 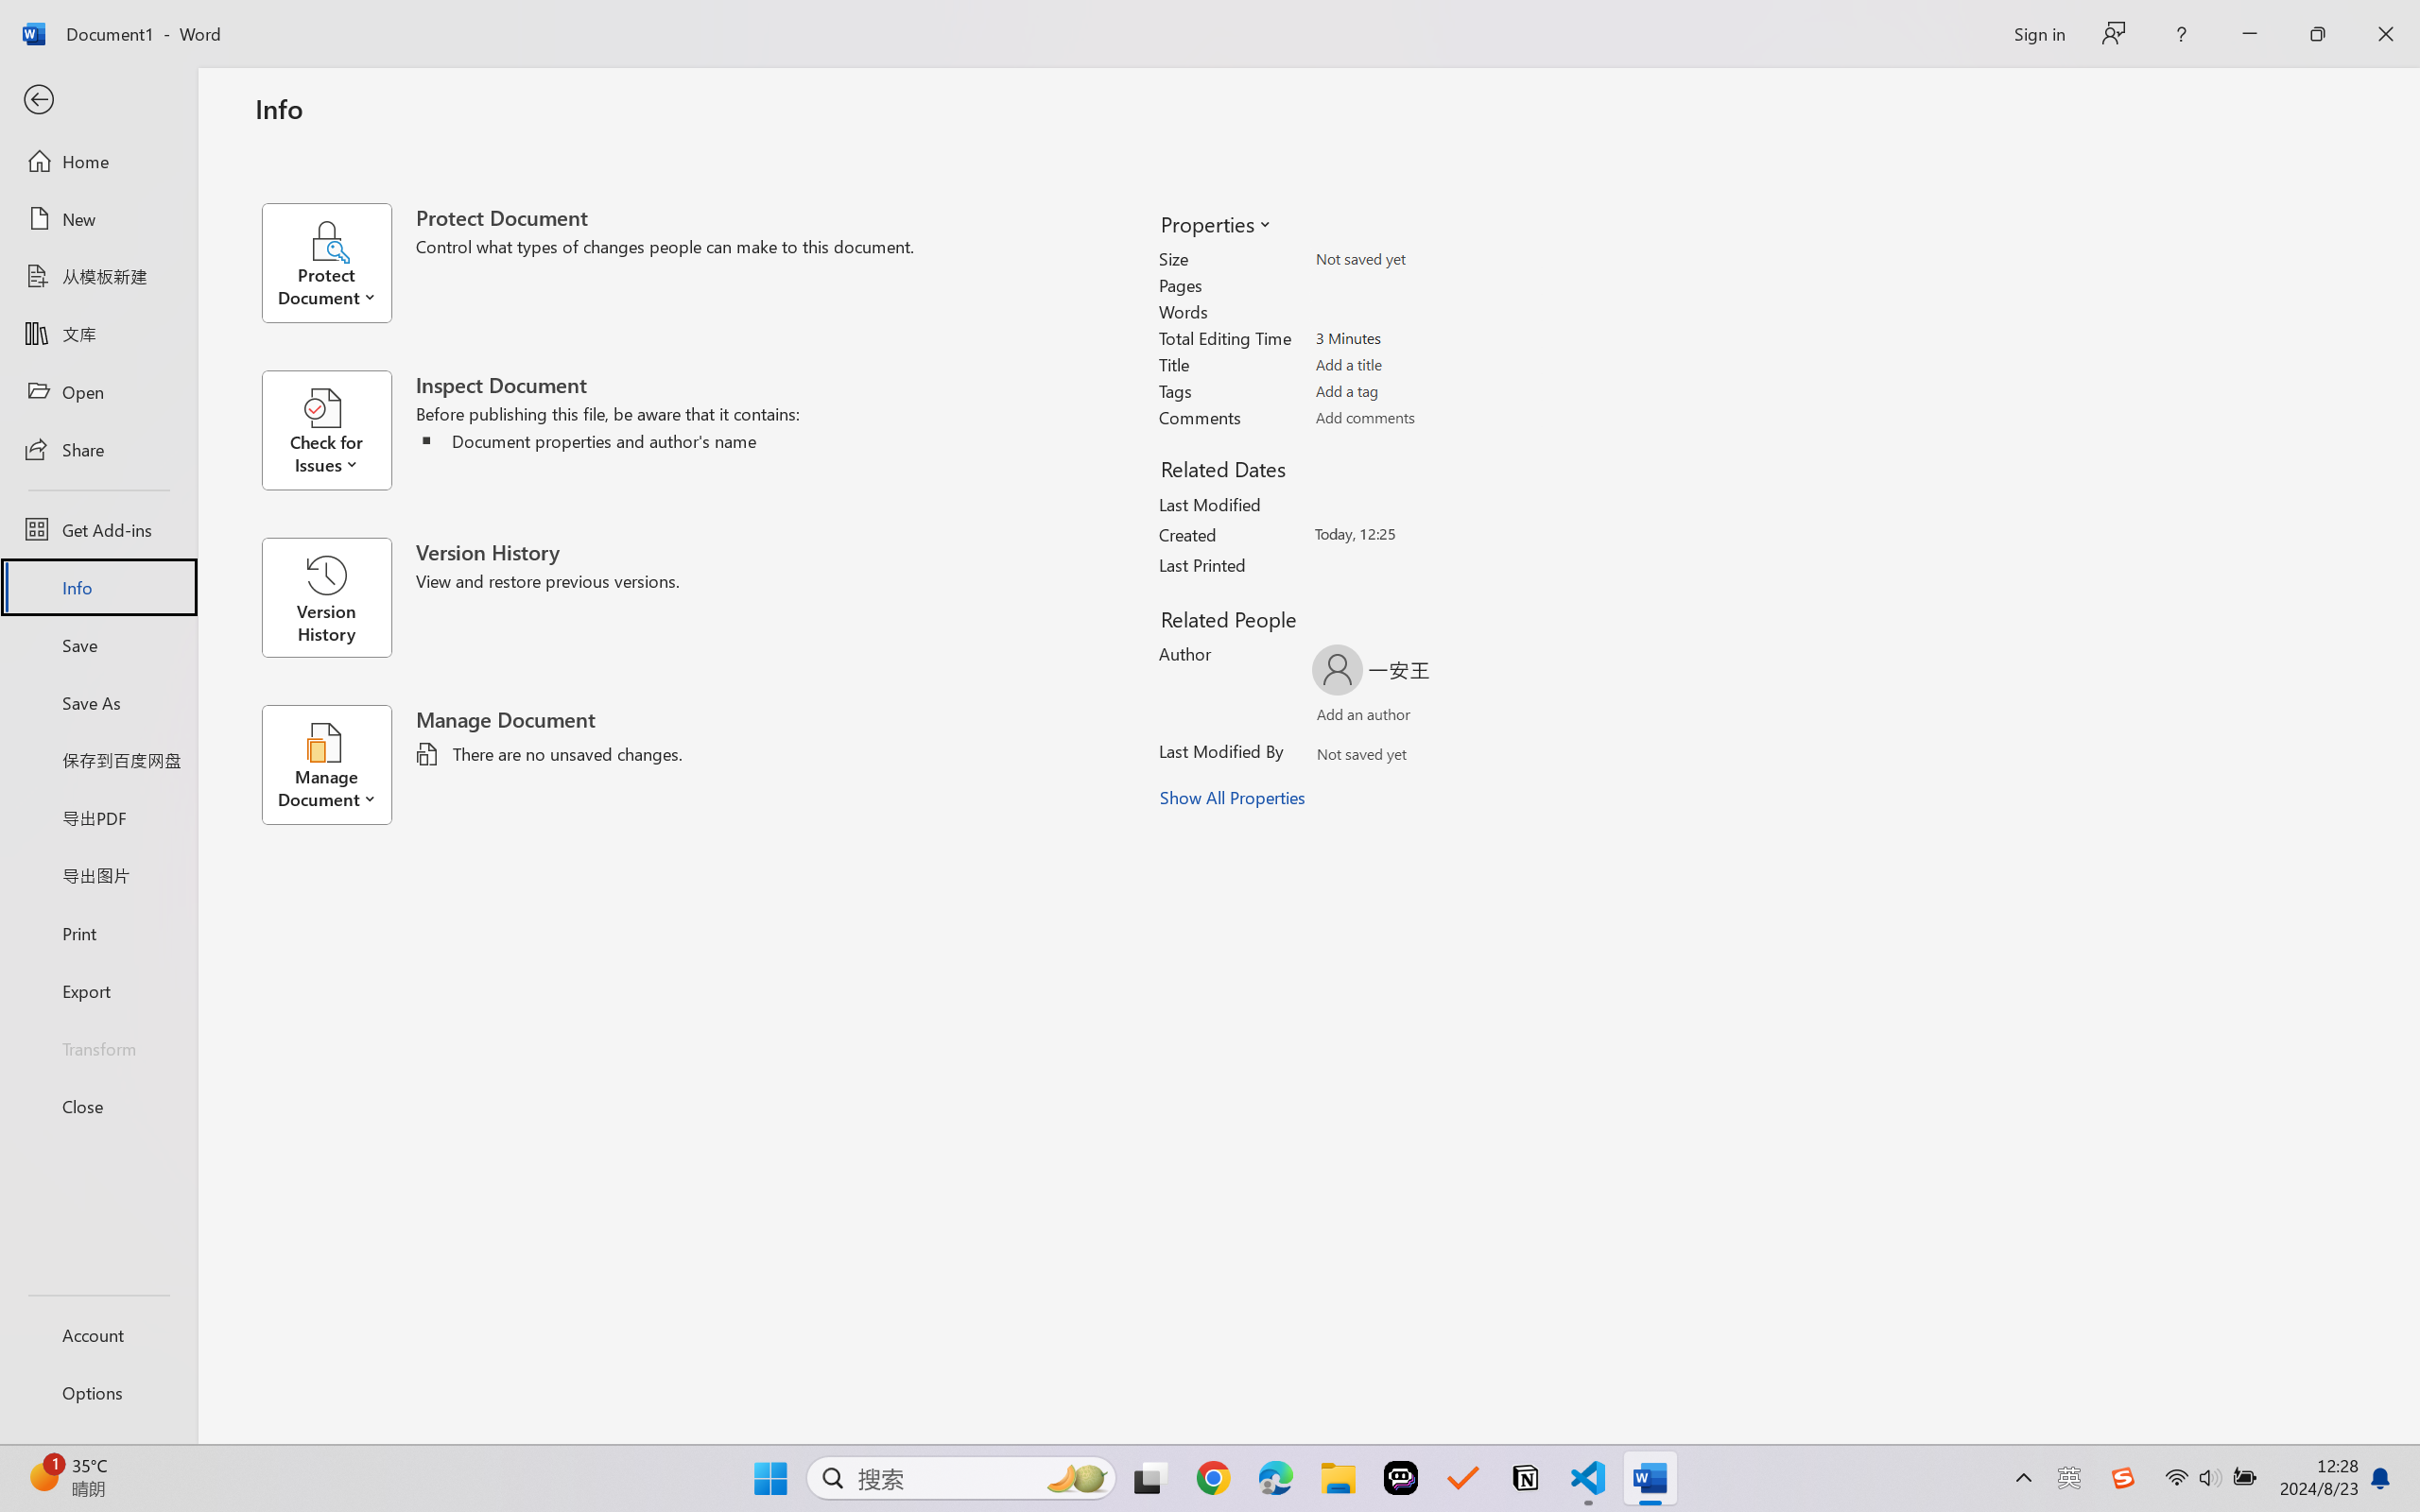 What do you see at coordinates (2037, 33) in the screenshot?
I see `'Sign in'` at bounding box center [2037, 33].